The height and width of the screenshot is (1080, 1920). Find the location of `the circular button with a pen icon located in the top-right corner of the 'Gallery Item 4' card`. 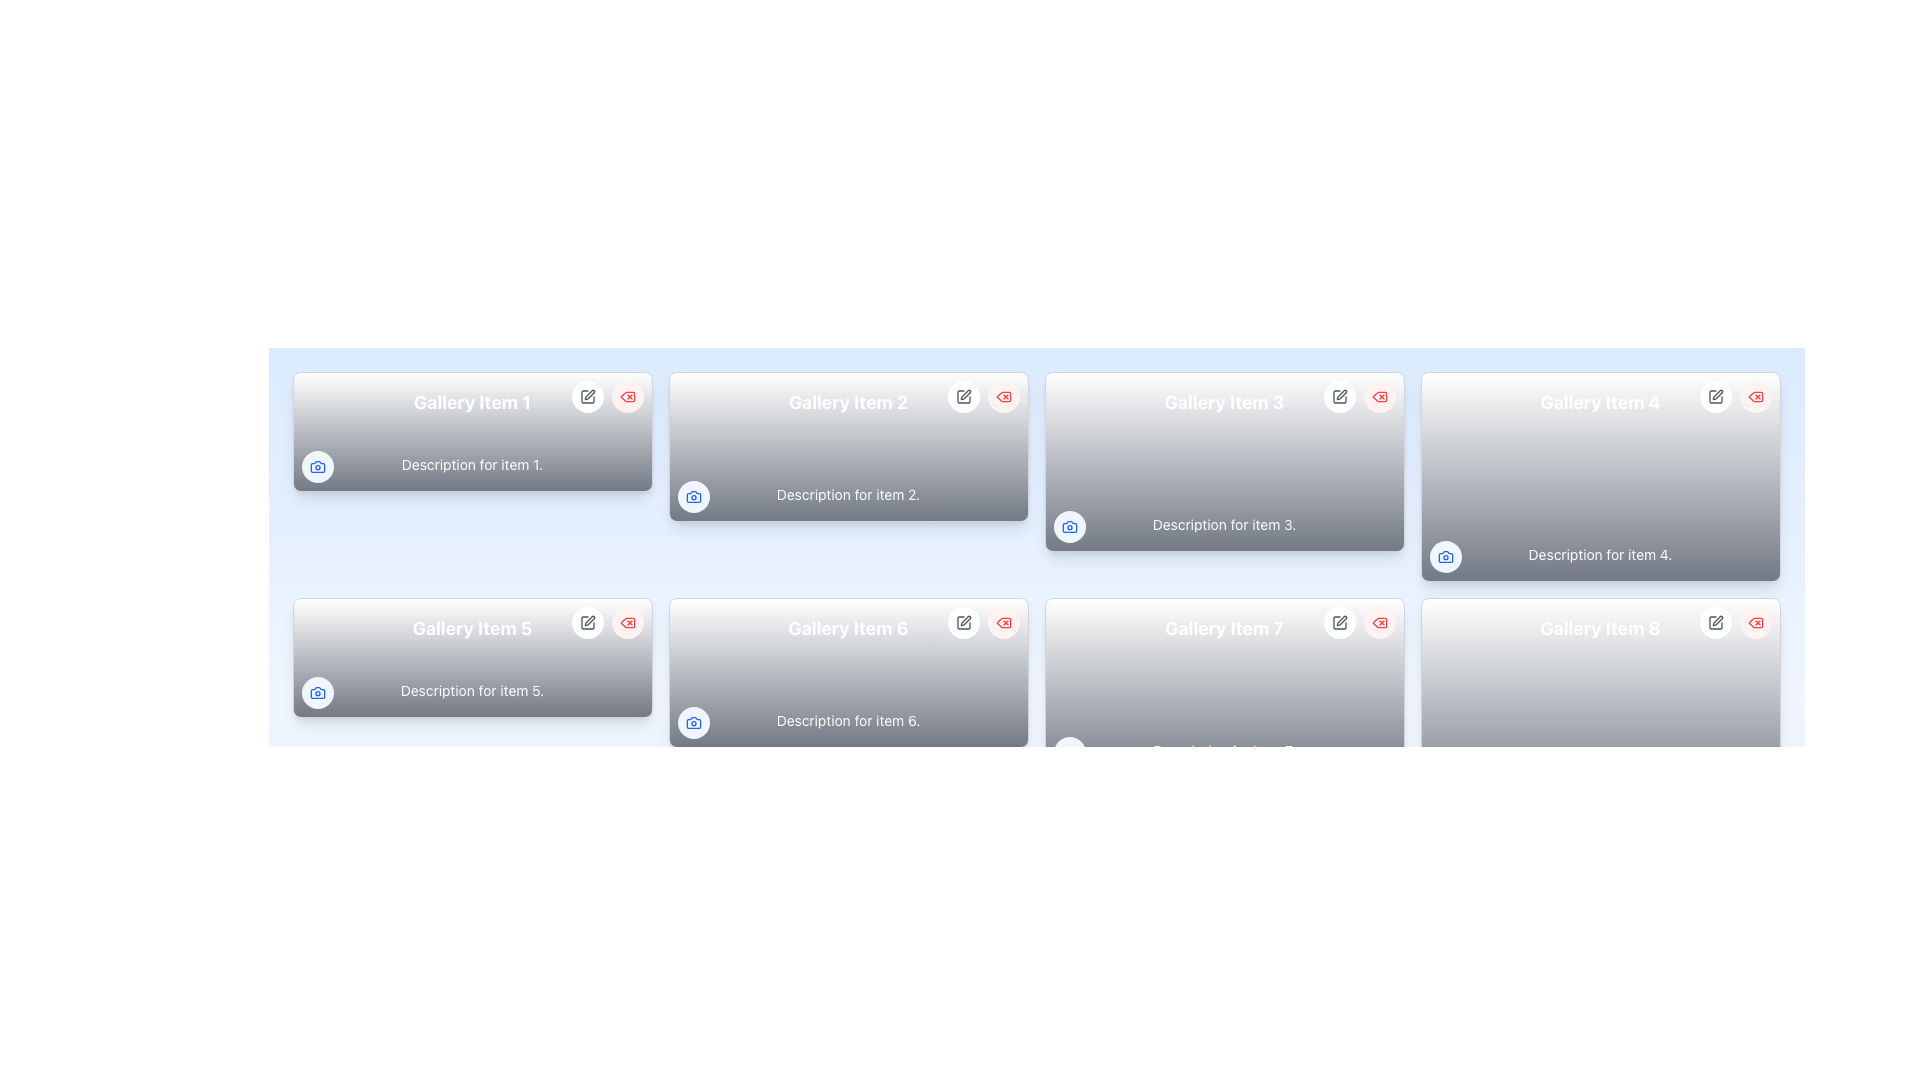

the circular button with a pen icon located in the top-right corner of the 'Gallery Item 4' card is located at coordinates (1714, 397).